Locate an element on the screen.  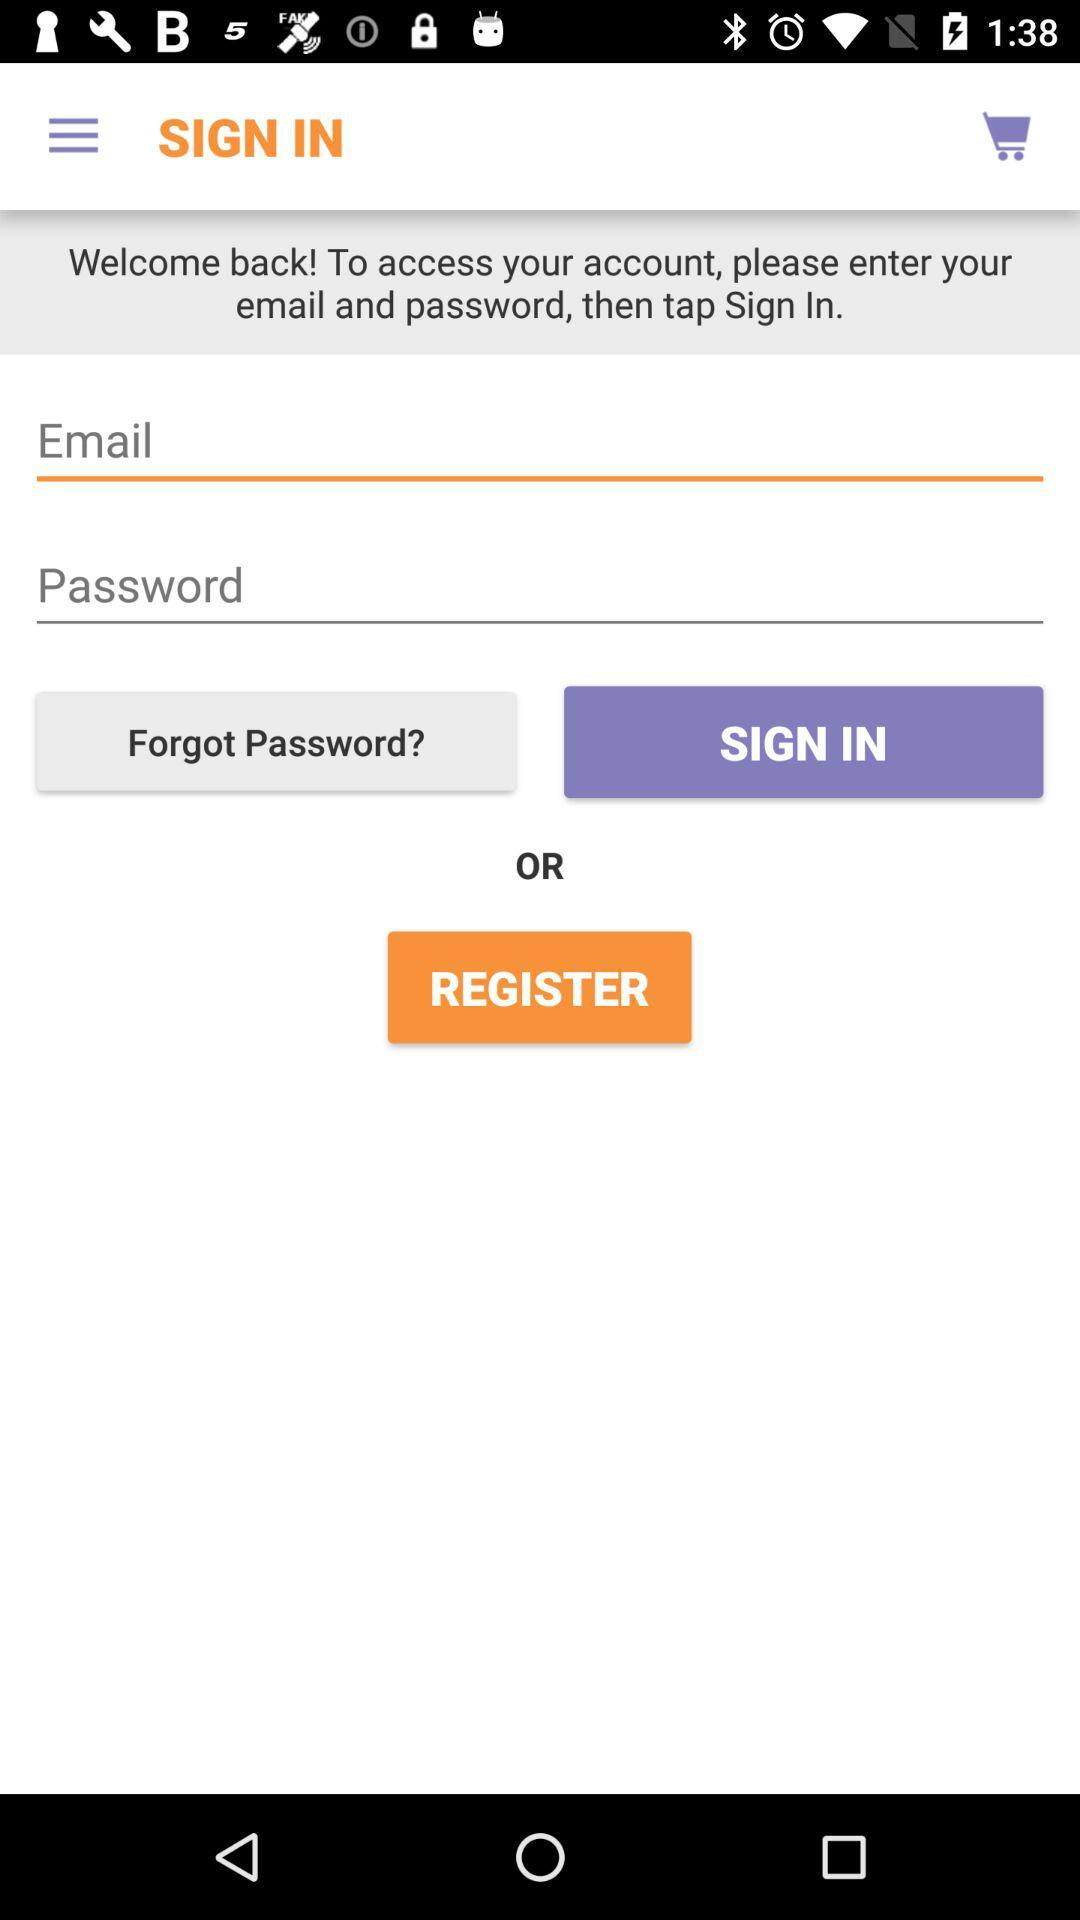
the item above welcome back to icon is located at coordinates (72, 135).